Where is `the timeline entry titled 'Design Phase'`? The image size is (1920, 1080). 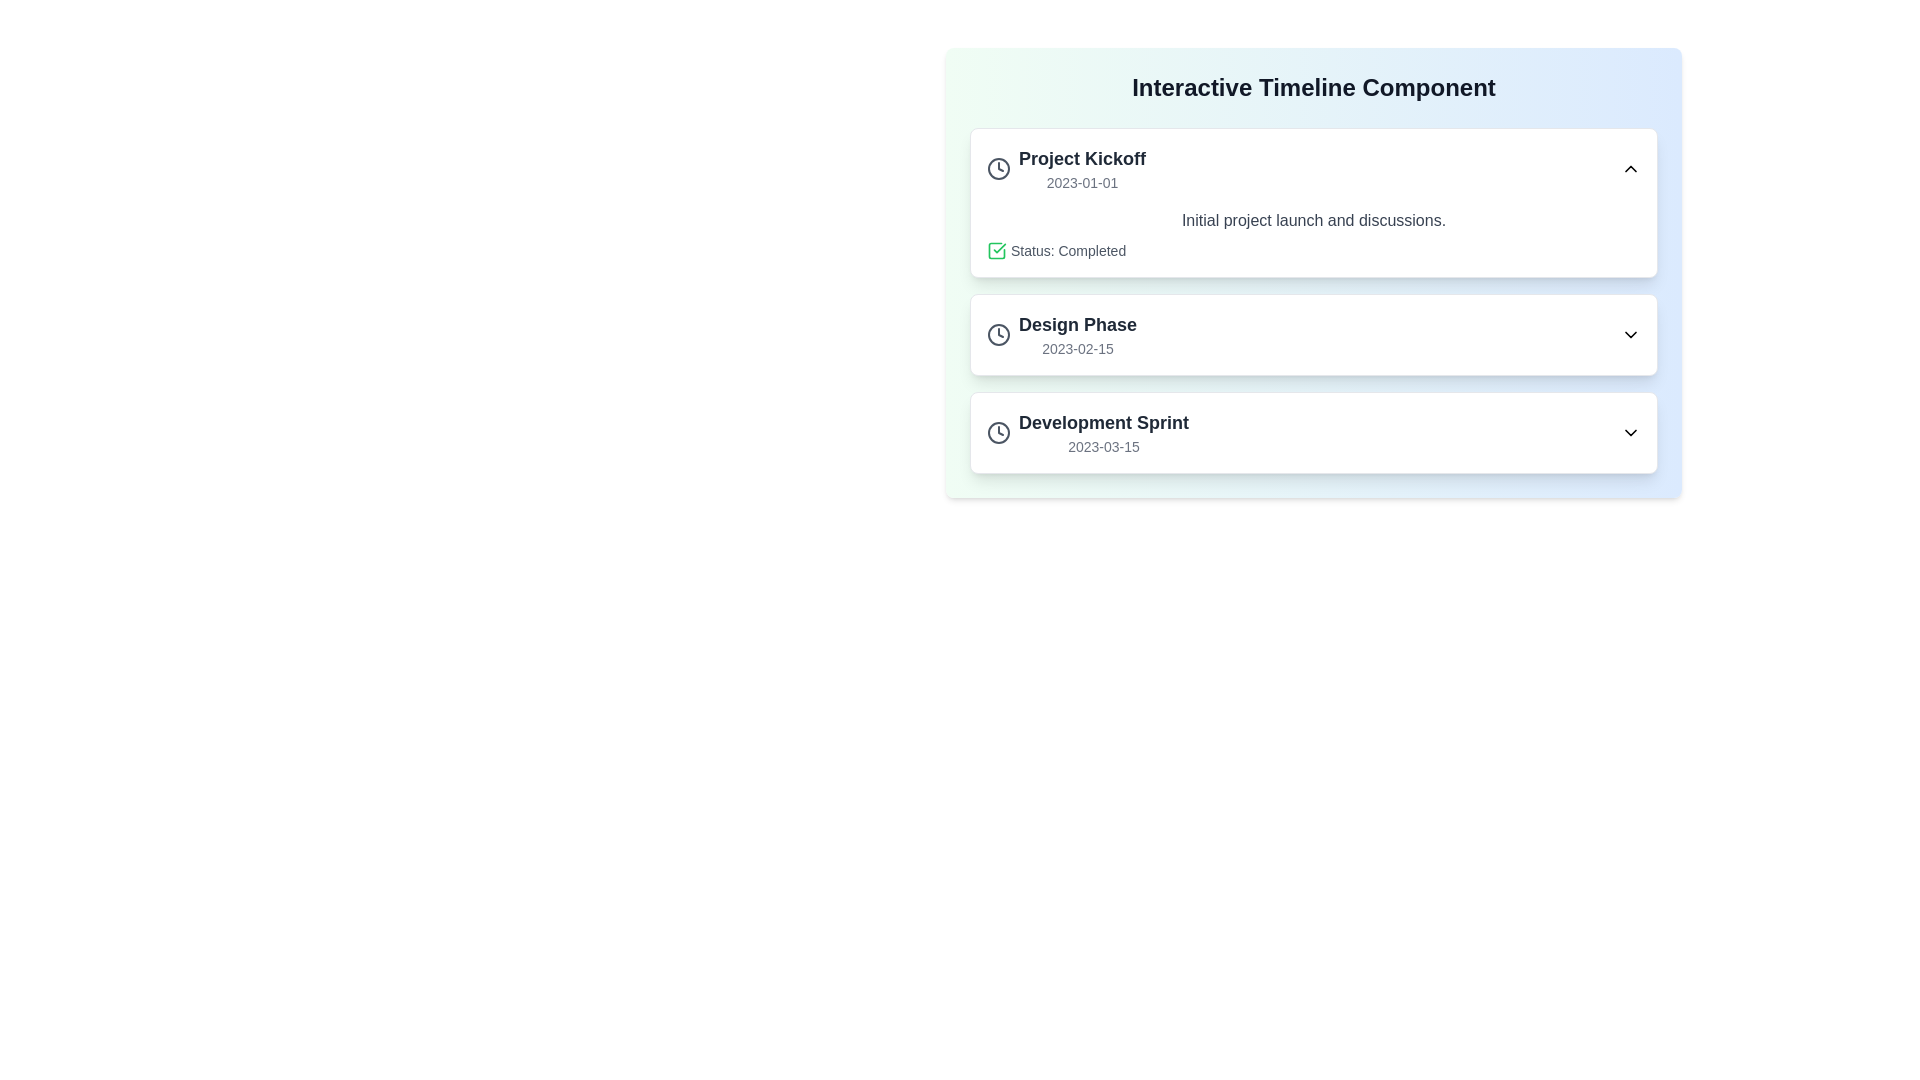 the timeline entry titled 'Design Phase' is located at coordinates (1314, 334).